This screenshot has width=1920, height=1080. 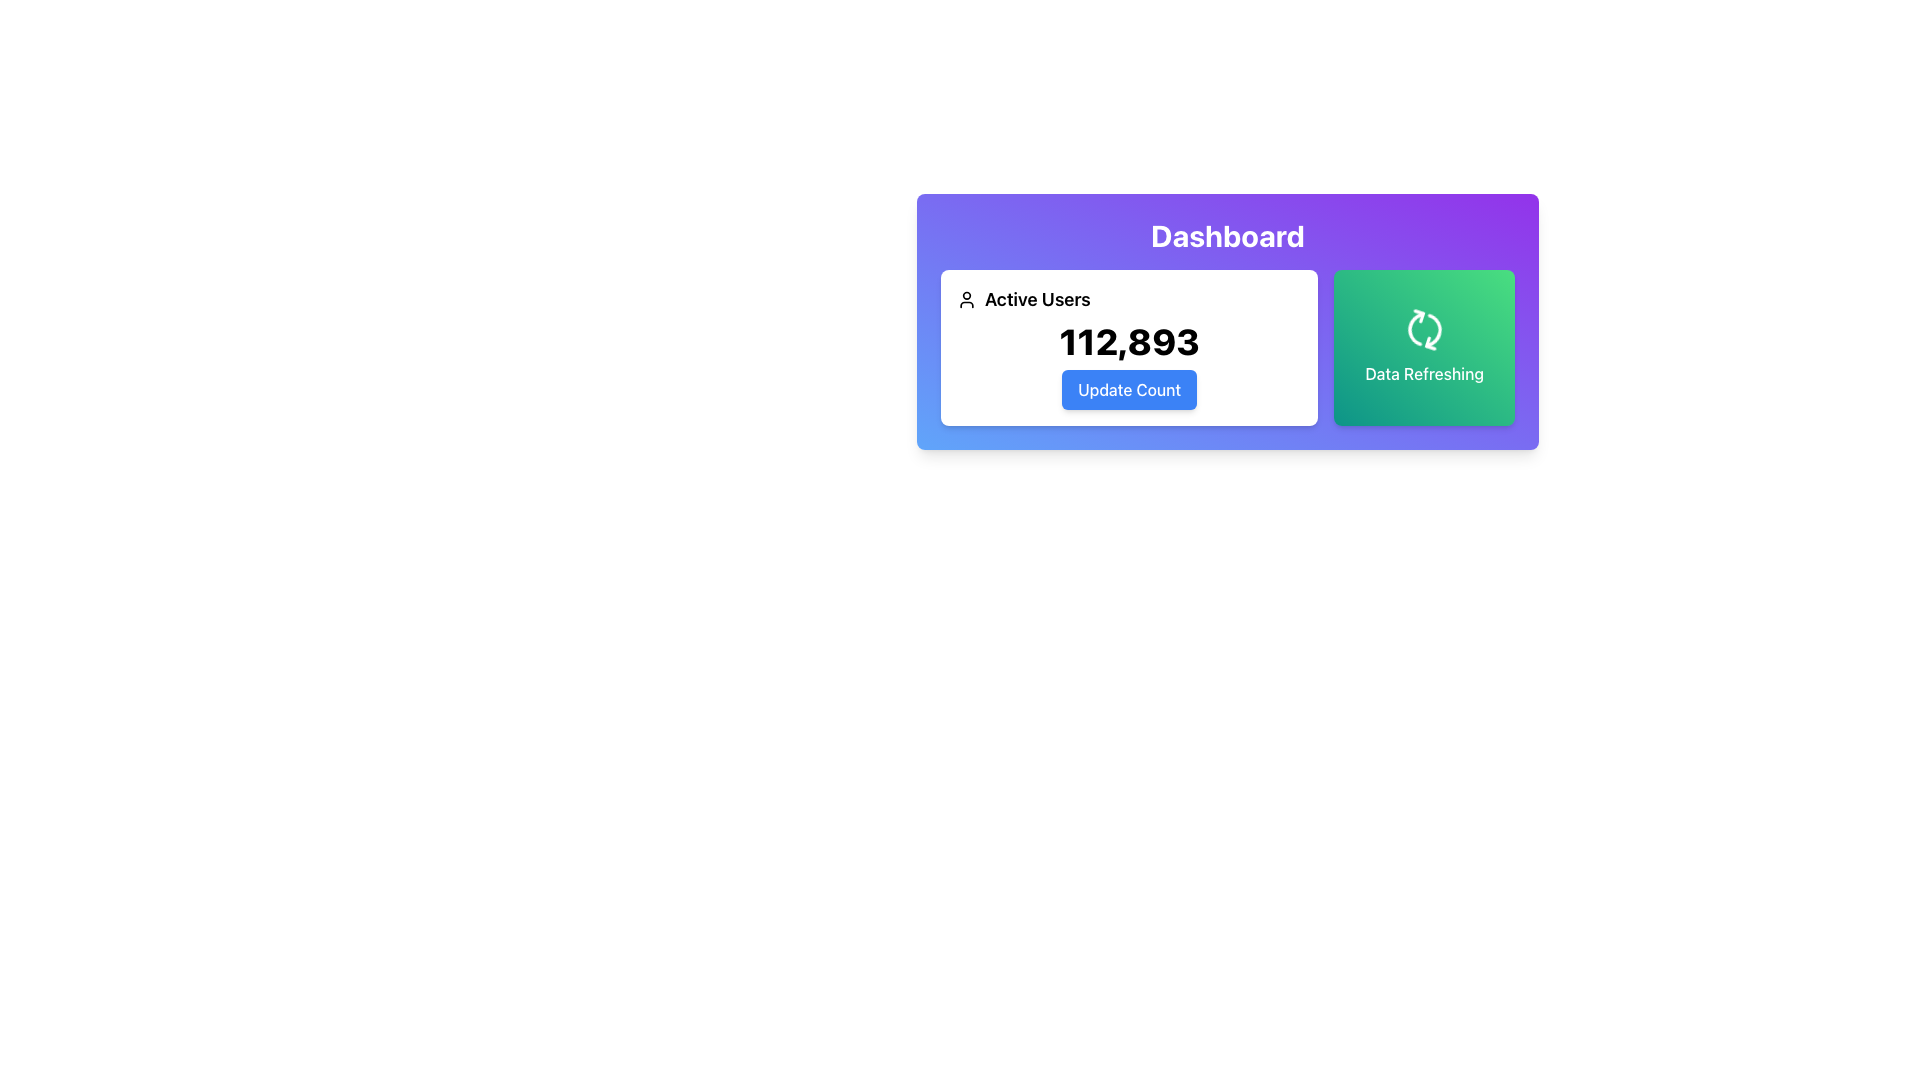 I want to click on the curved arrow icon located in the right green section labeled 'Data Refreshing', which indicates refresh operations, so click(x=1422, y=321).